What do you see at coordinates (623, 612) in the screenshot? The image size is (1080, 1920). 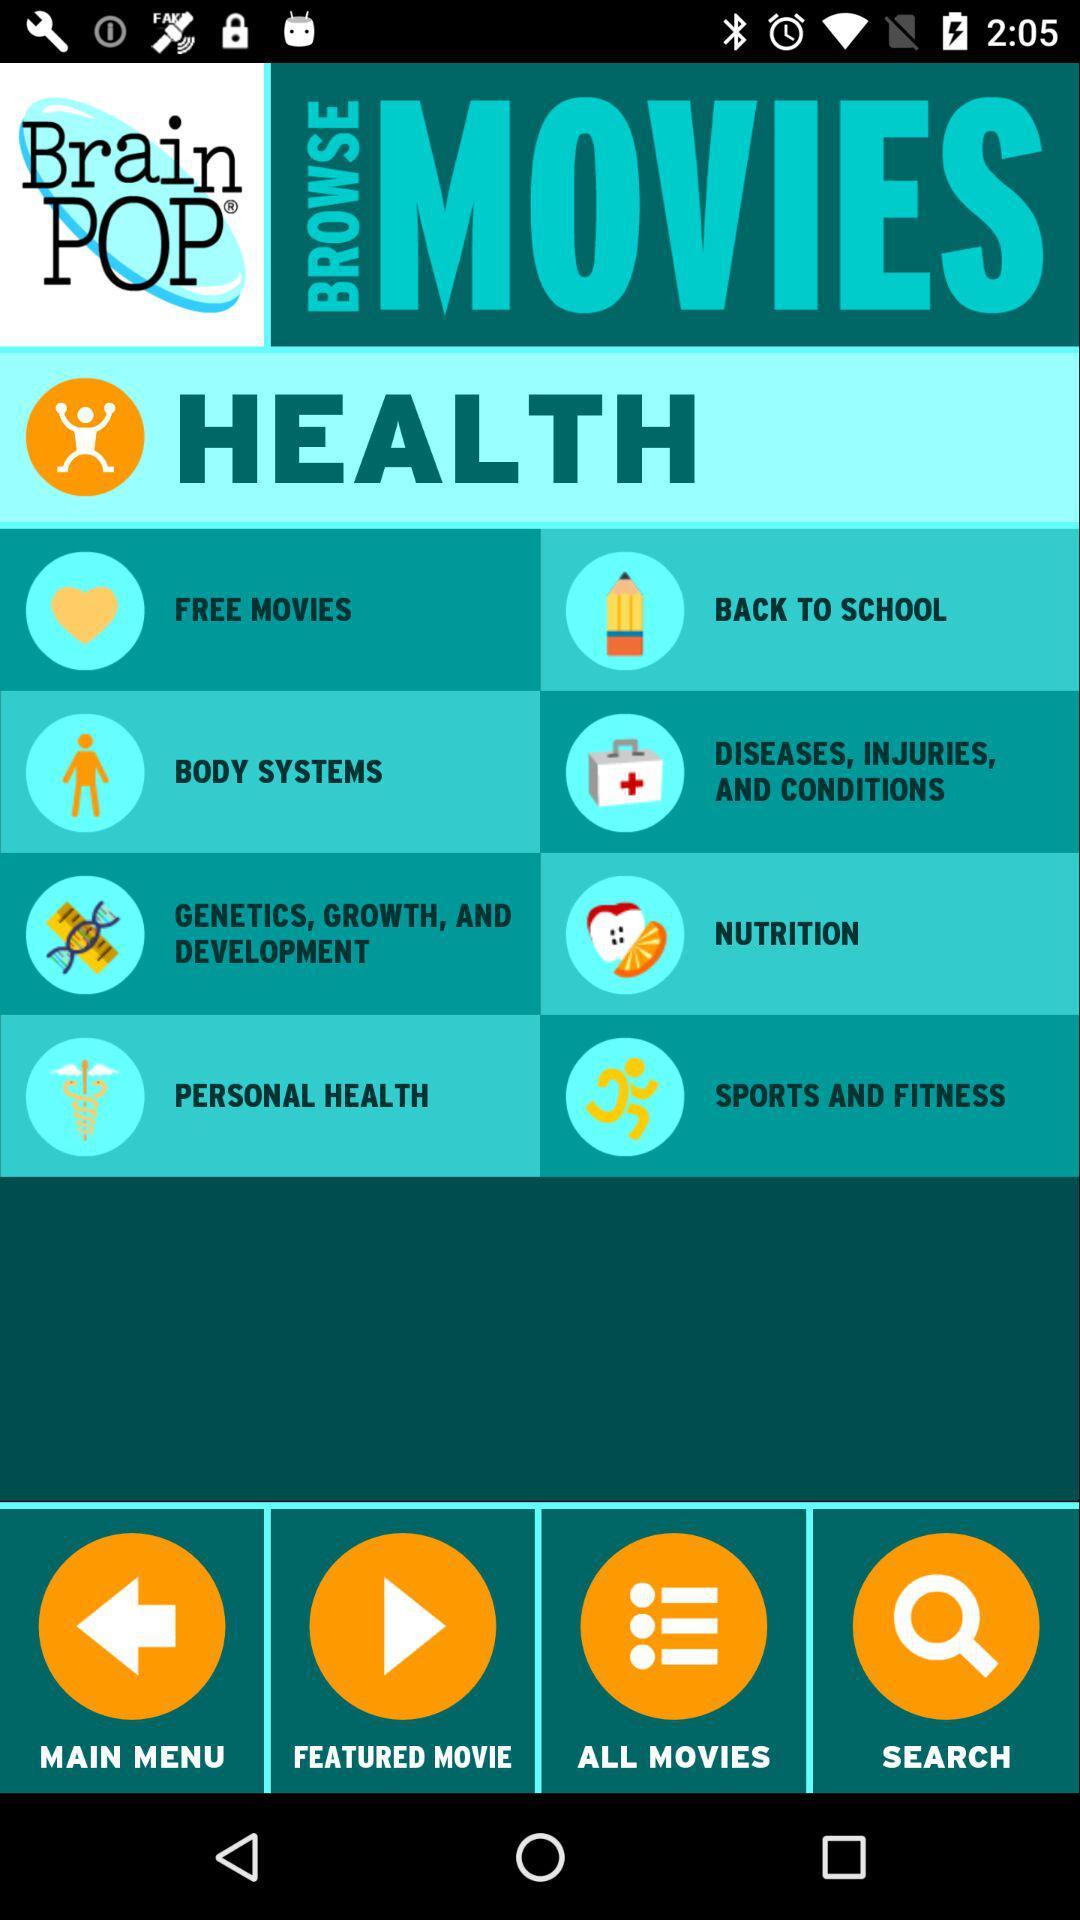 I see `the icon next to free movies item` at bounding box center [623, 612].